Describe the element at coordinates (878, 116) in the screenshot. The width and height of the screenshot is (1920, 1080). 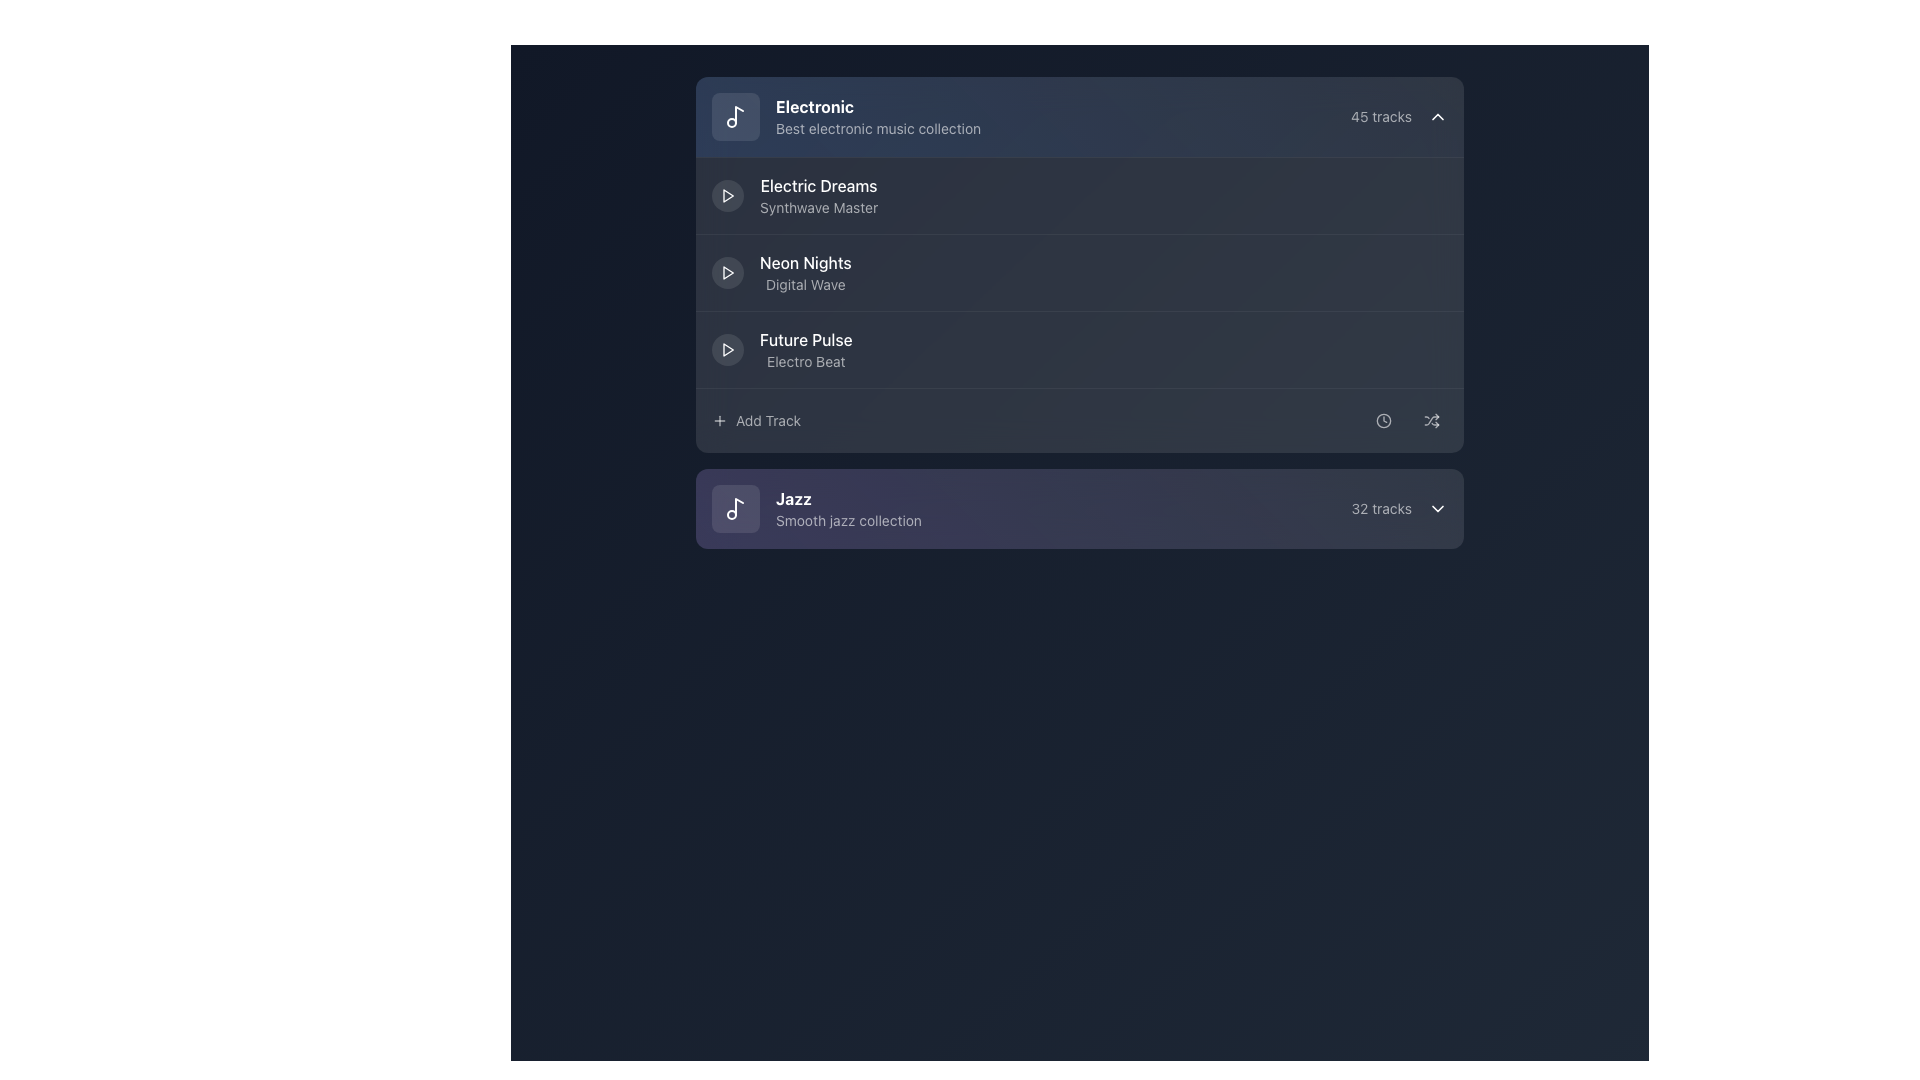
I see `the Text Block displaying 'Electronic', which contains a bold white font and a smaller semi-transparent white description about the best electronic music collection` at that location.